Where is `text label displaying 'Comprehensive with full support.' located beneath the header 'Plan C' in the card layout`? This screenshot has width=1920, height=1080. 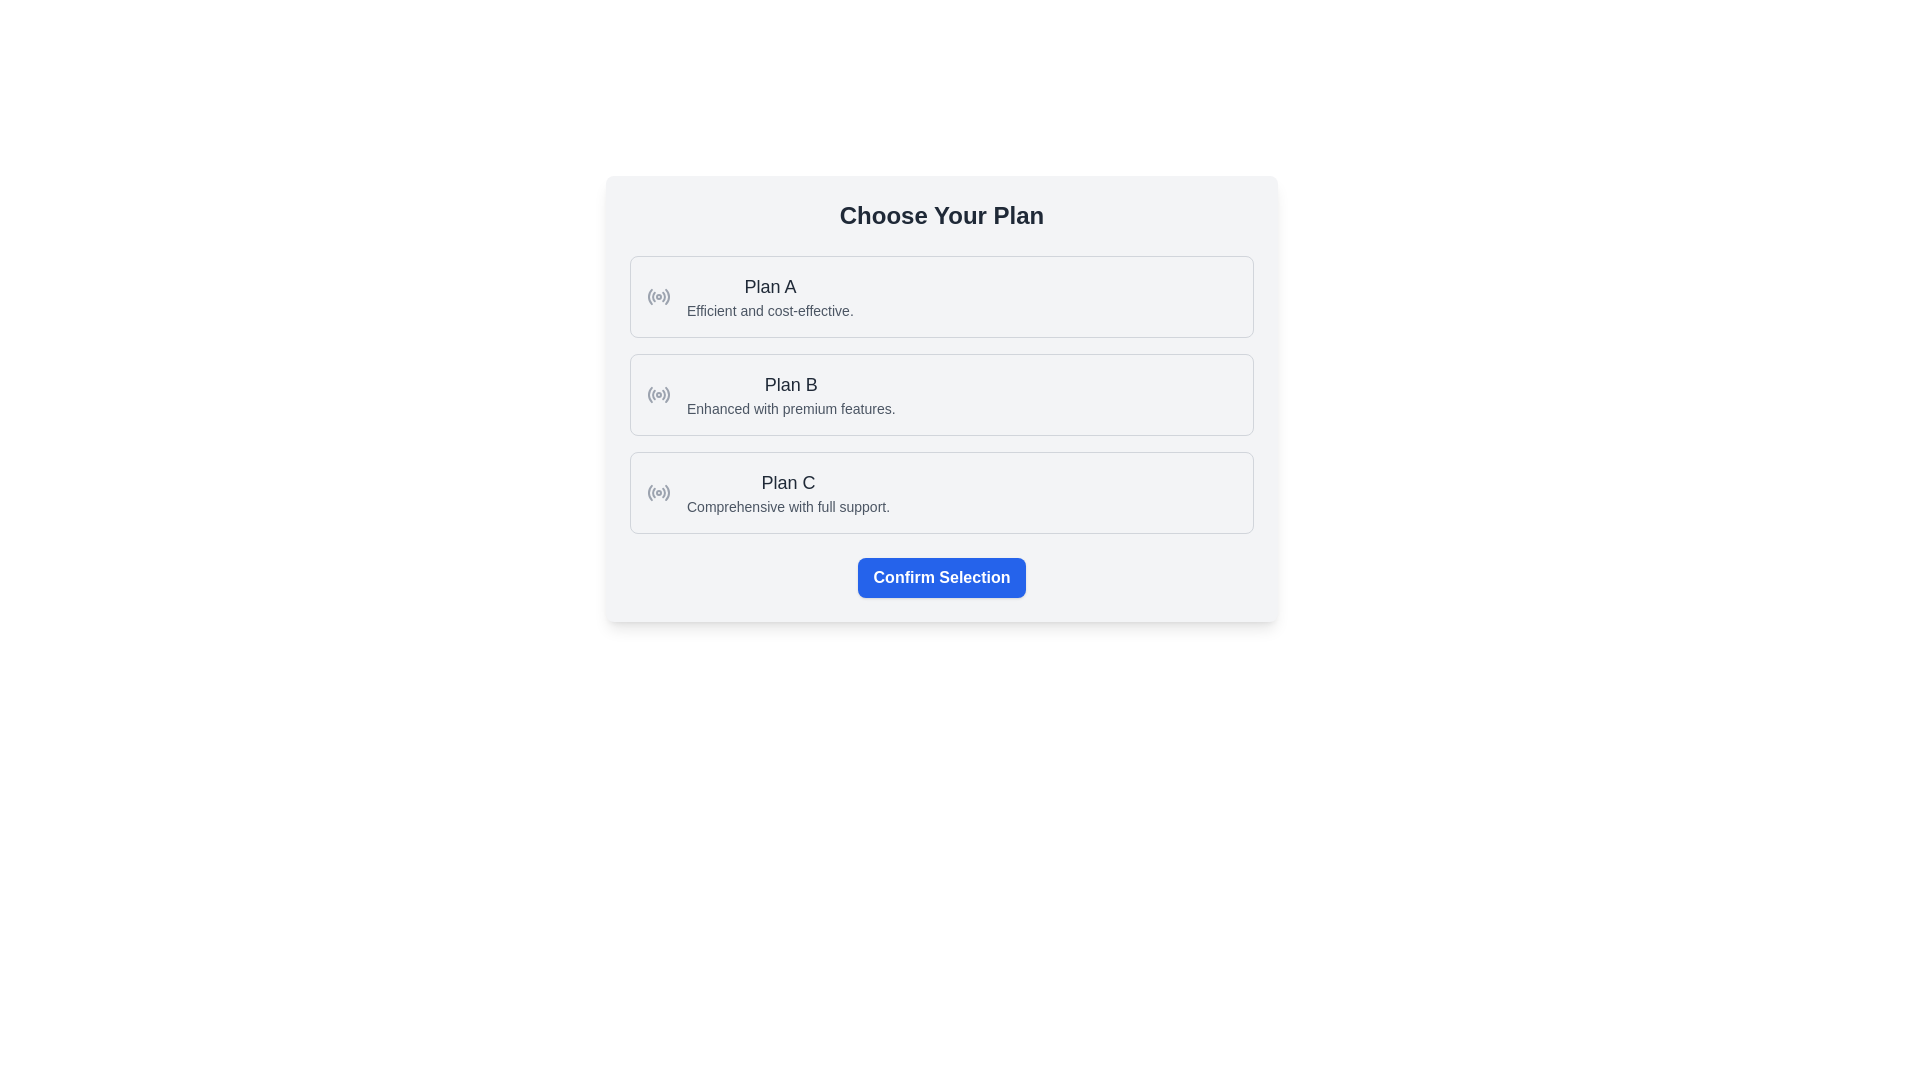
text label displaying 'Comprehensive with full support.' located beneath the header 'Plan C' in the card layout is located at coordinates (787, 505).